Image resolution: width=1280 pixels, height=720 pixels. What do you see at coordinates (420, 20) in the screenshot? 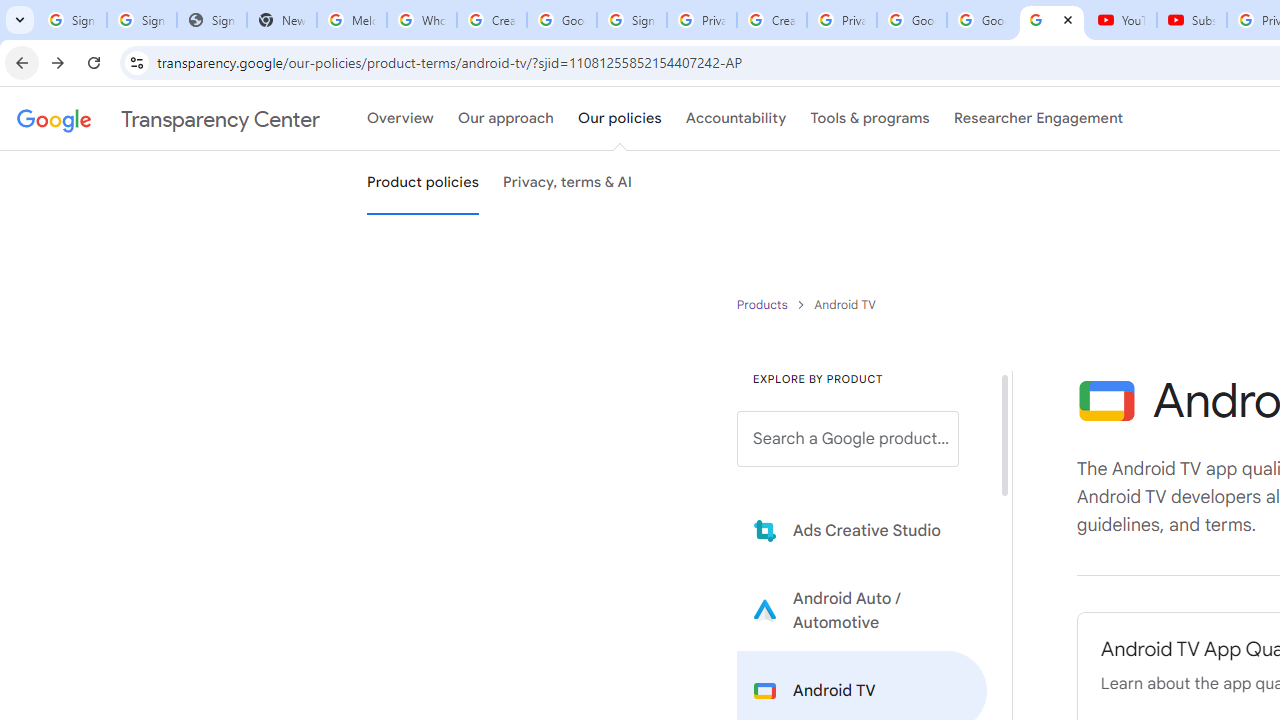
I see `'Who is my administrator? - Google Account Help'` at bounding box center [420, 20].